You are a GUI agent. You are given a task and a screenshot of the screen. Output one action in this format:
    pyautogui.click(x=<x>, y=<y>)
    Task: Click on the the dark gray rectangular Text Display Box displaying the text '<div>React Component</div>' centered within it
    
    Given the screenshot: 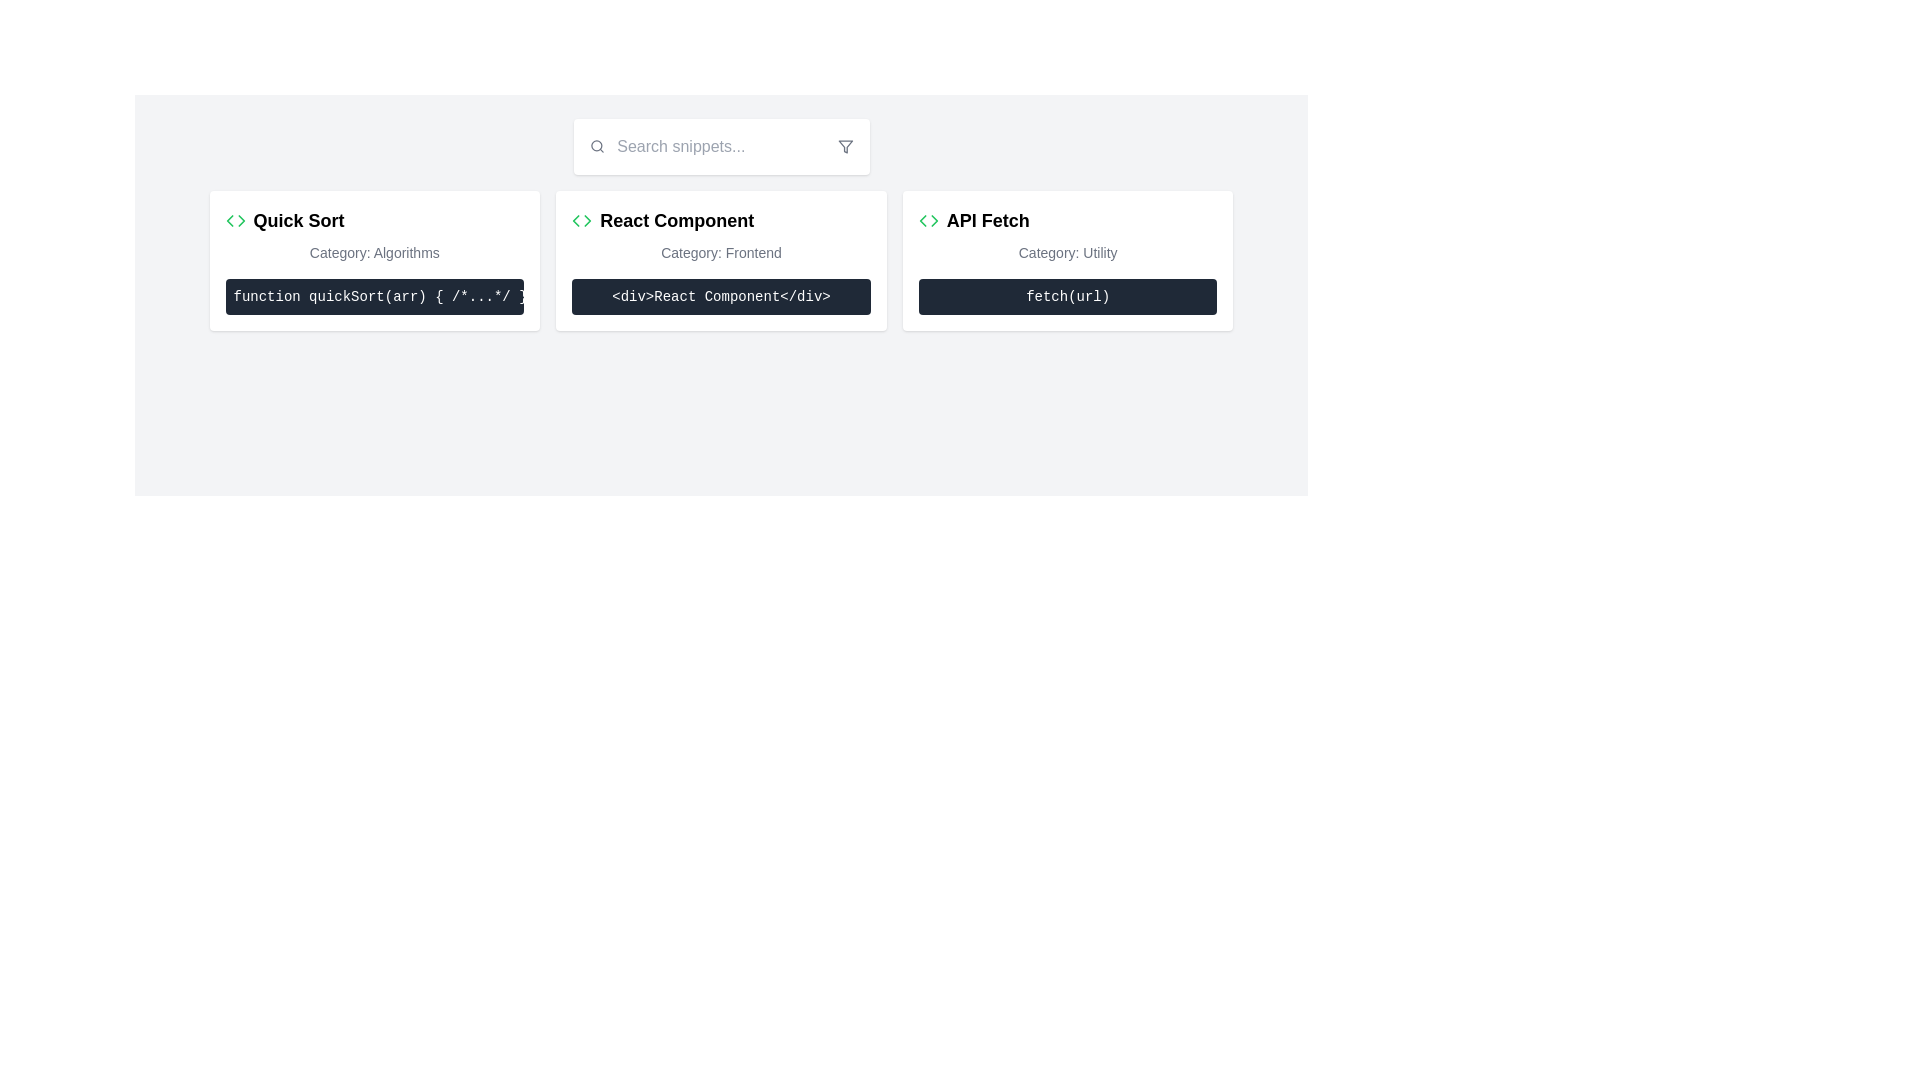 What is the action you would take?
    pyautogui.click(x=720, y=297)
    